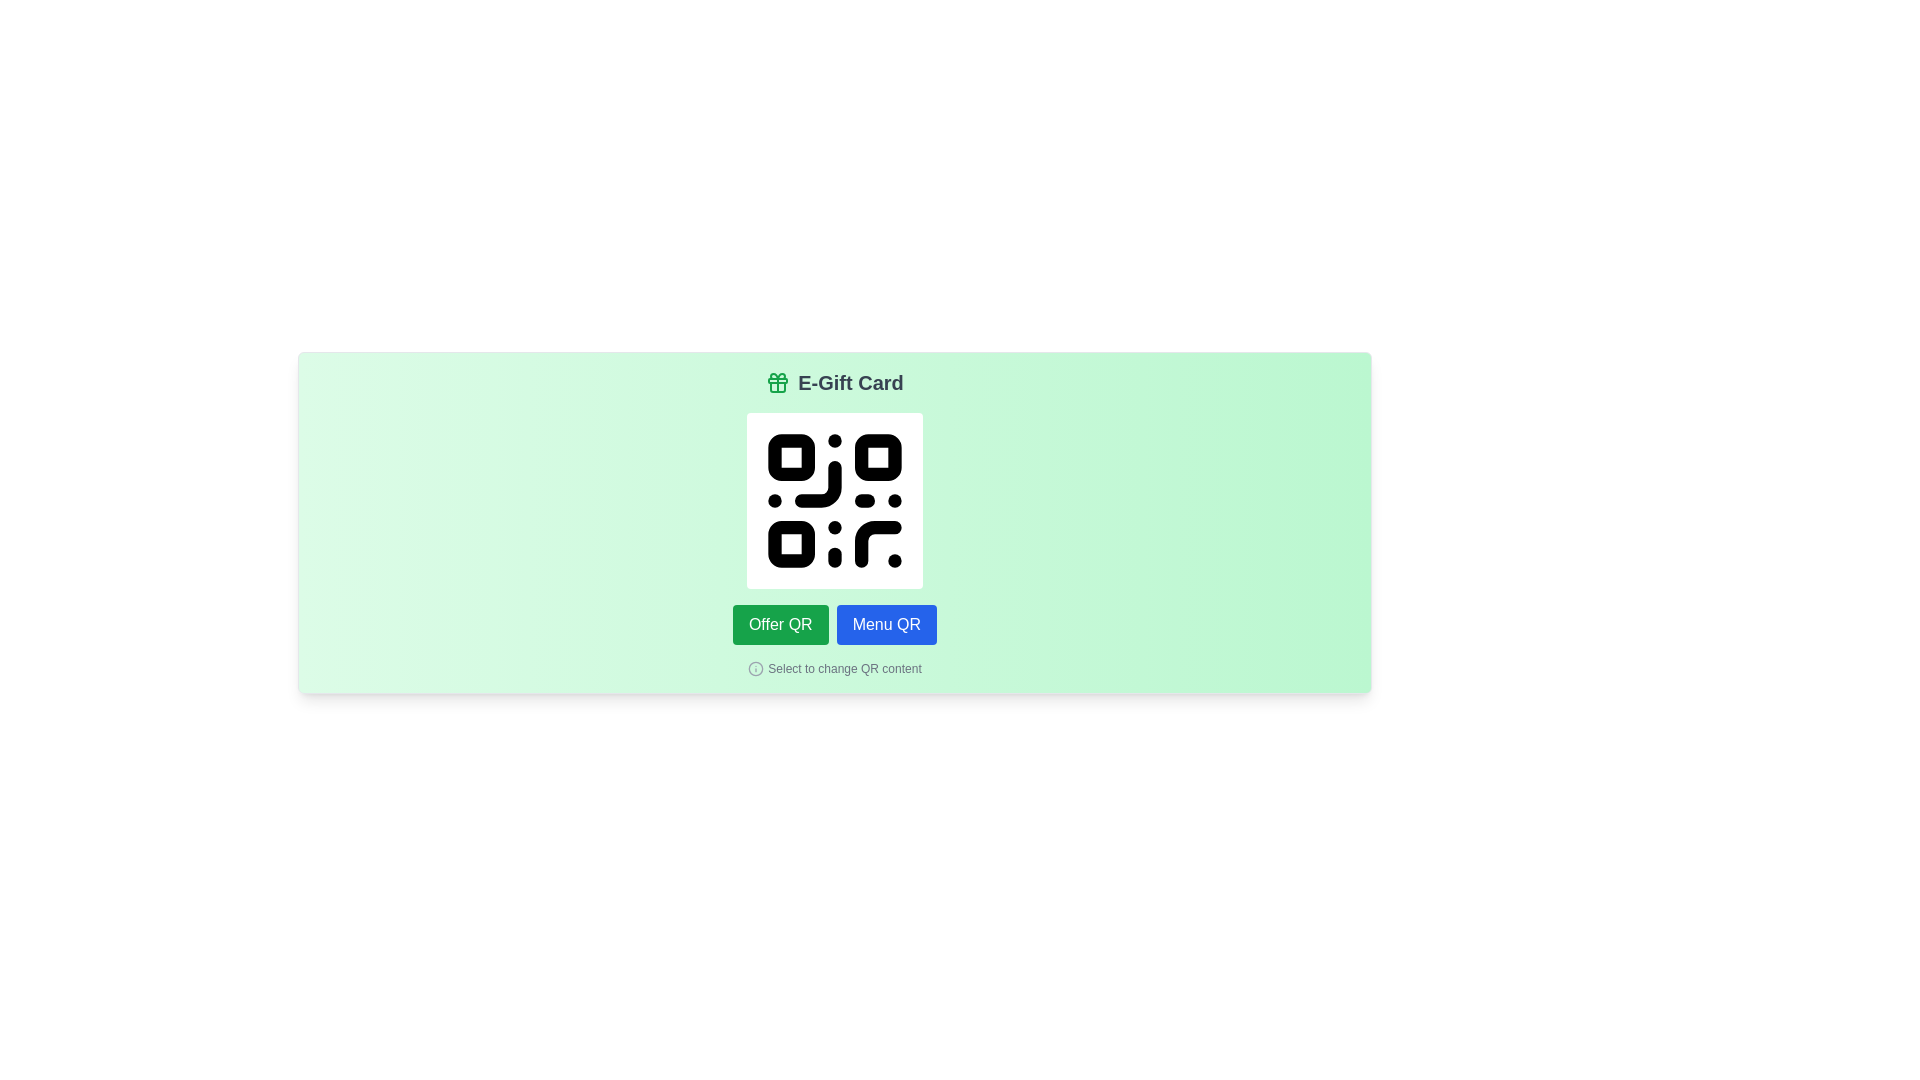 This screenshot has height=1080, width=1920. Describe the element at coordinates (885, 623) in the screenshot. I see `the second button in the horizontal layout below the displayed QR code image, which is intended` at that location.